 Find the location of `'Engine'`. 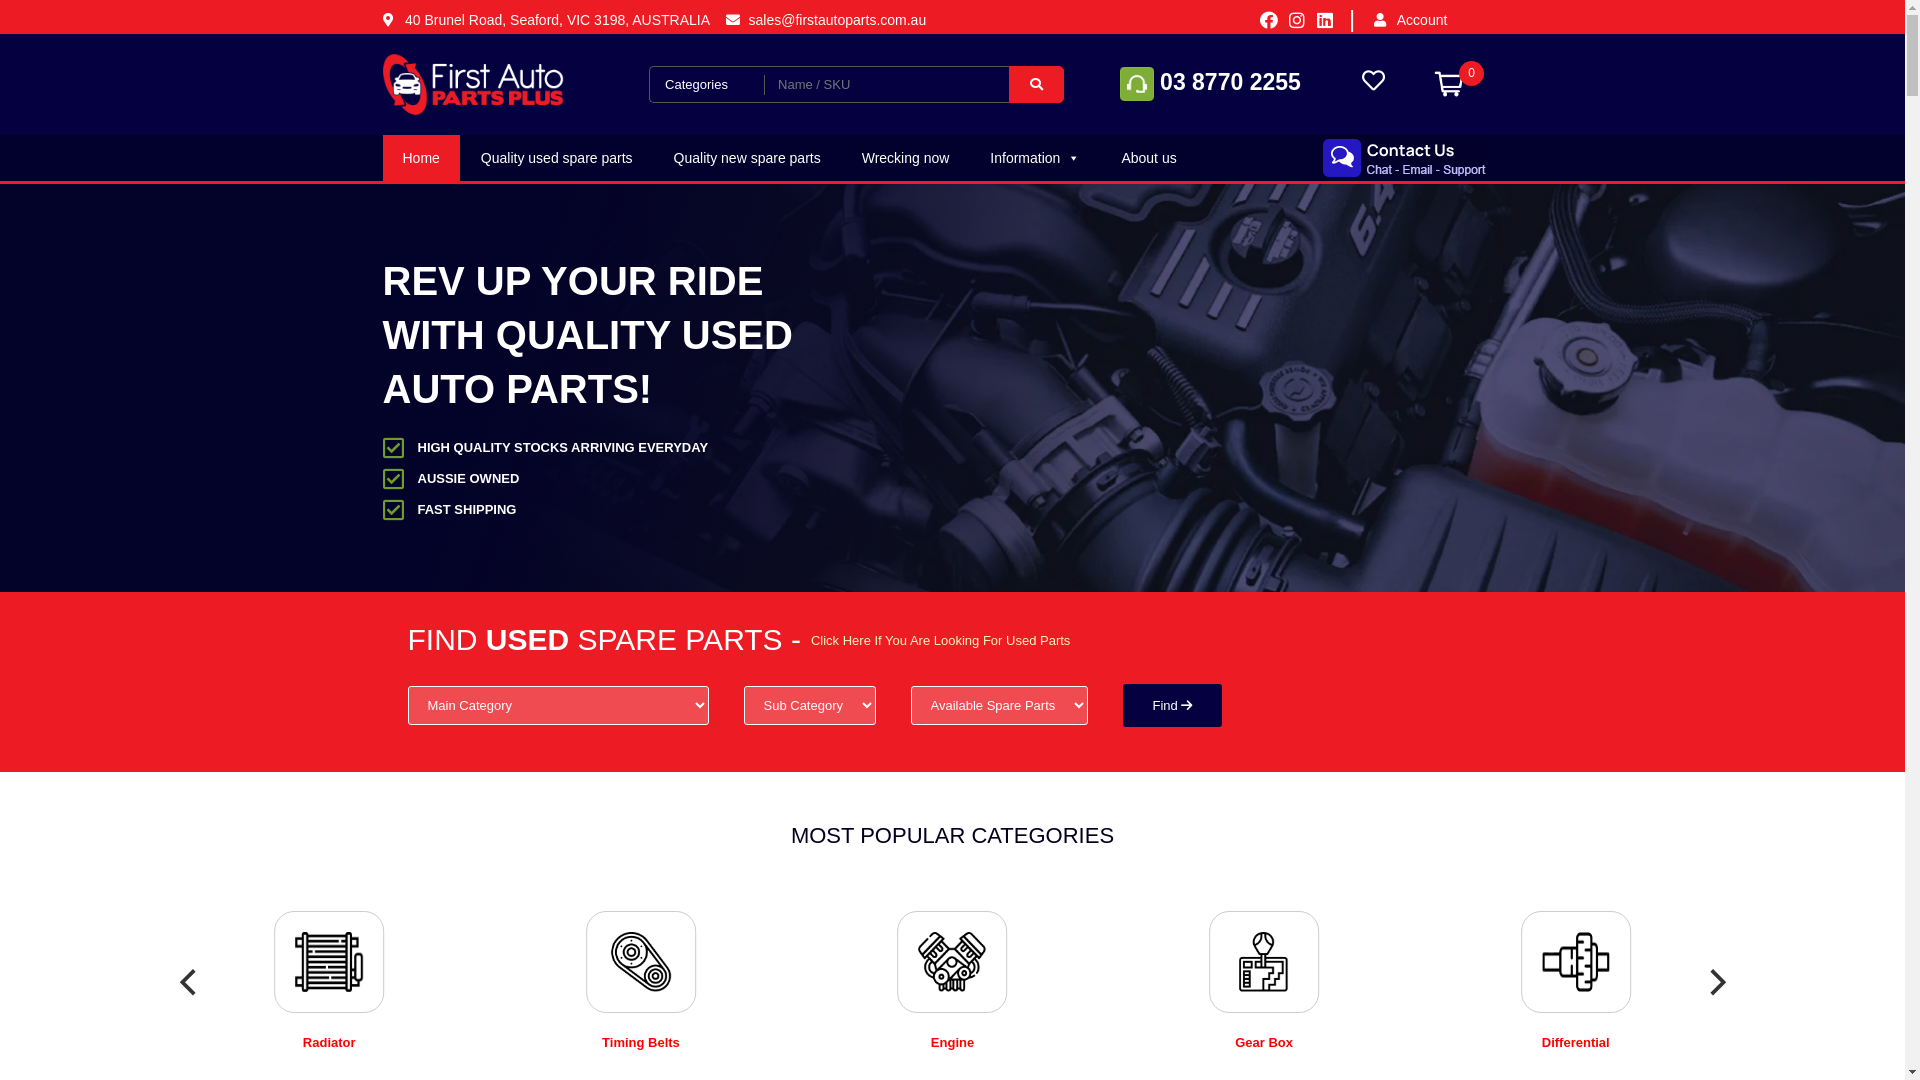

'Engine' is located at coordinates (951, 1041).